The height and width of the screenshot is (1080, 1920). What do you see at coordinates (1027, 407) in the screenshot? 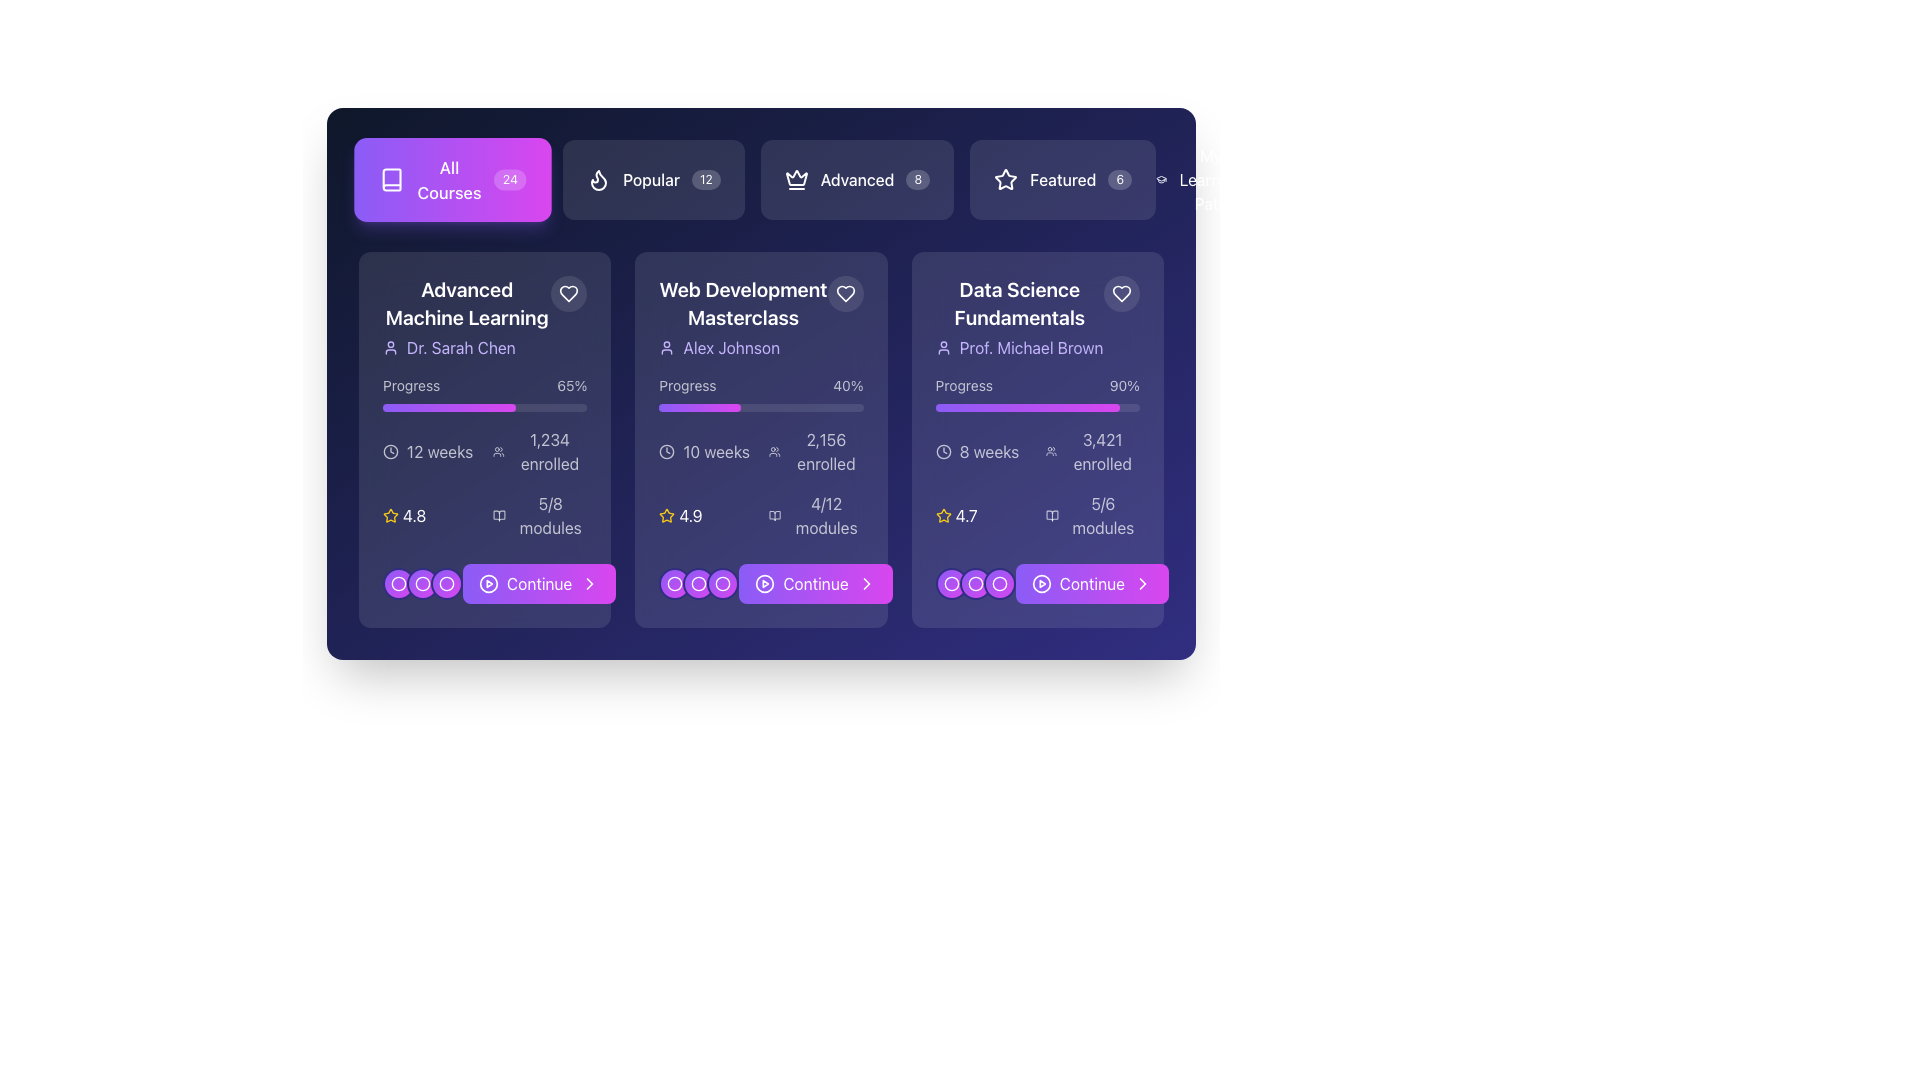
I see `the visual representation of the progress bar located in the 'Progress' subsection of the 'Data Science Fundamentals' card within the course overview section` at bounding box center [1027, 407].